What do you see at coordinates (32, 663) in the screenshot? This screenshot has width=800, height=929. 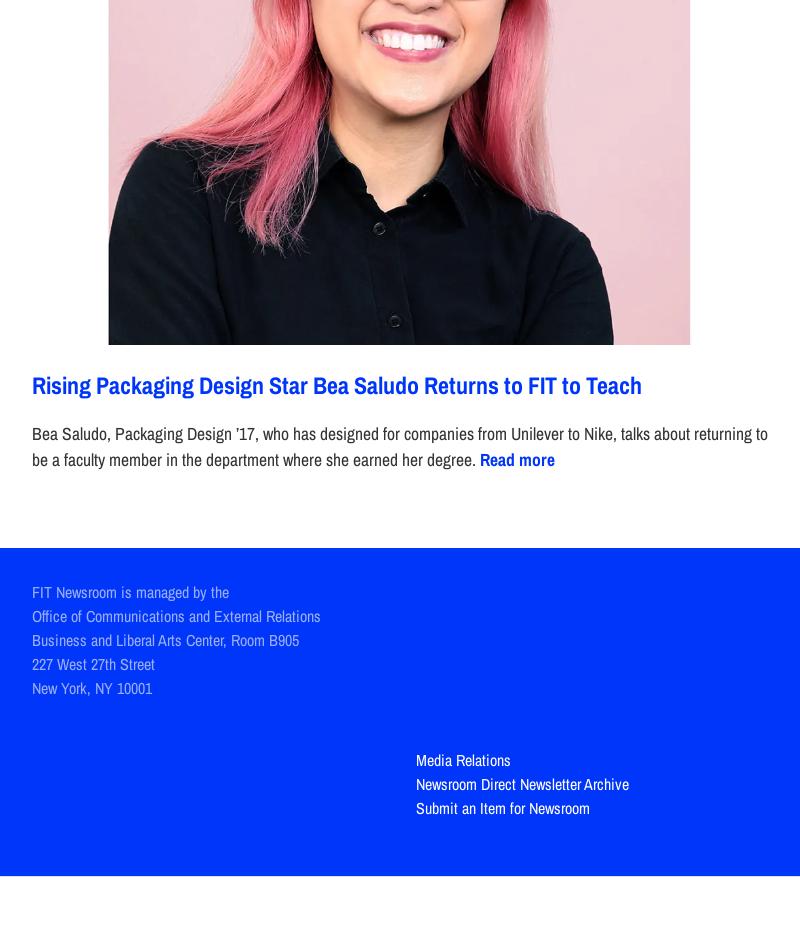 I see `'227 West 27th Street'` at bounding box center [32, 663].